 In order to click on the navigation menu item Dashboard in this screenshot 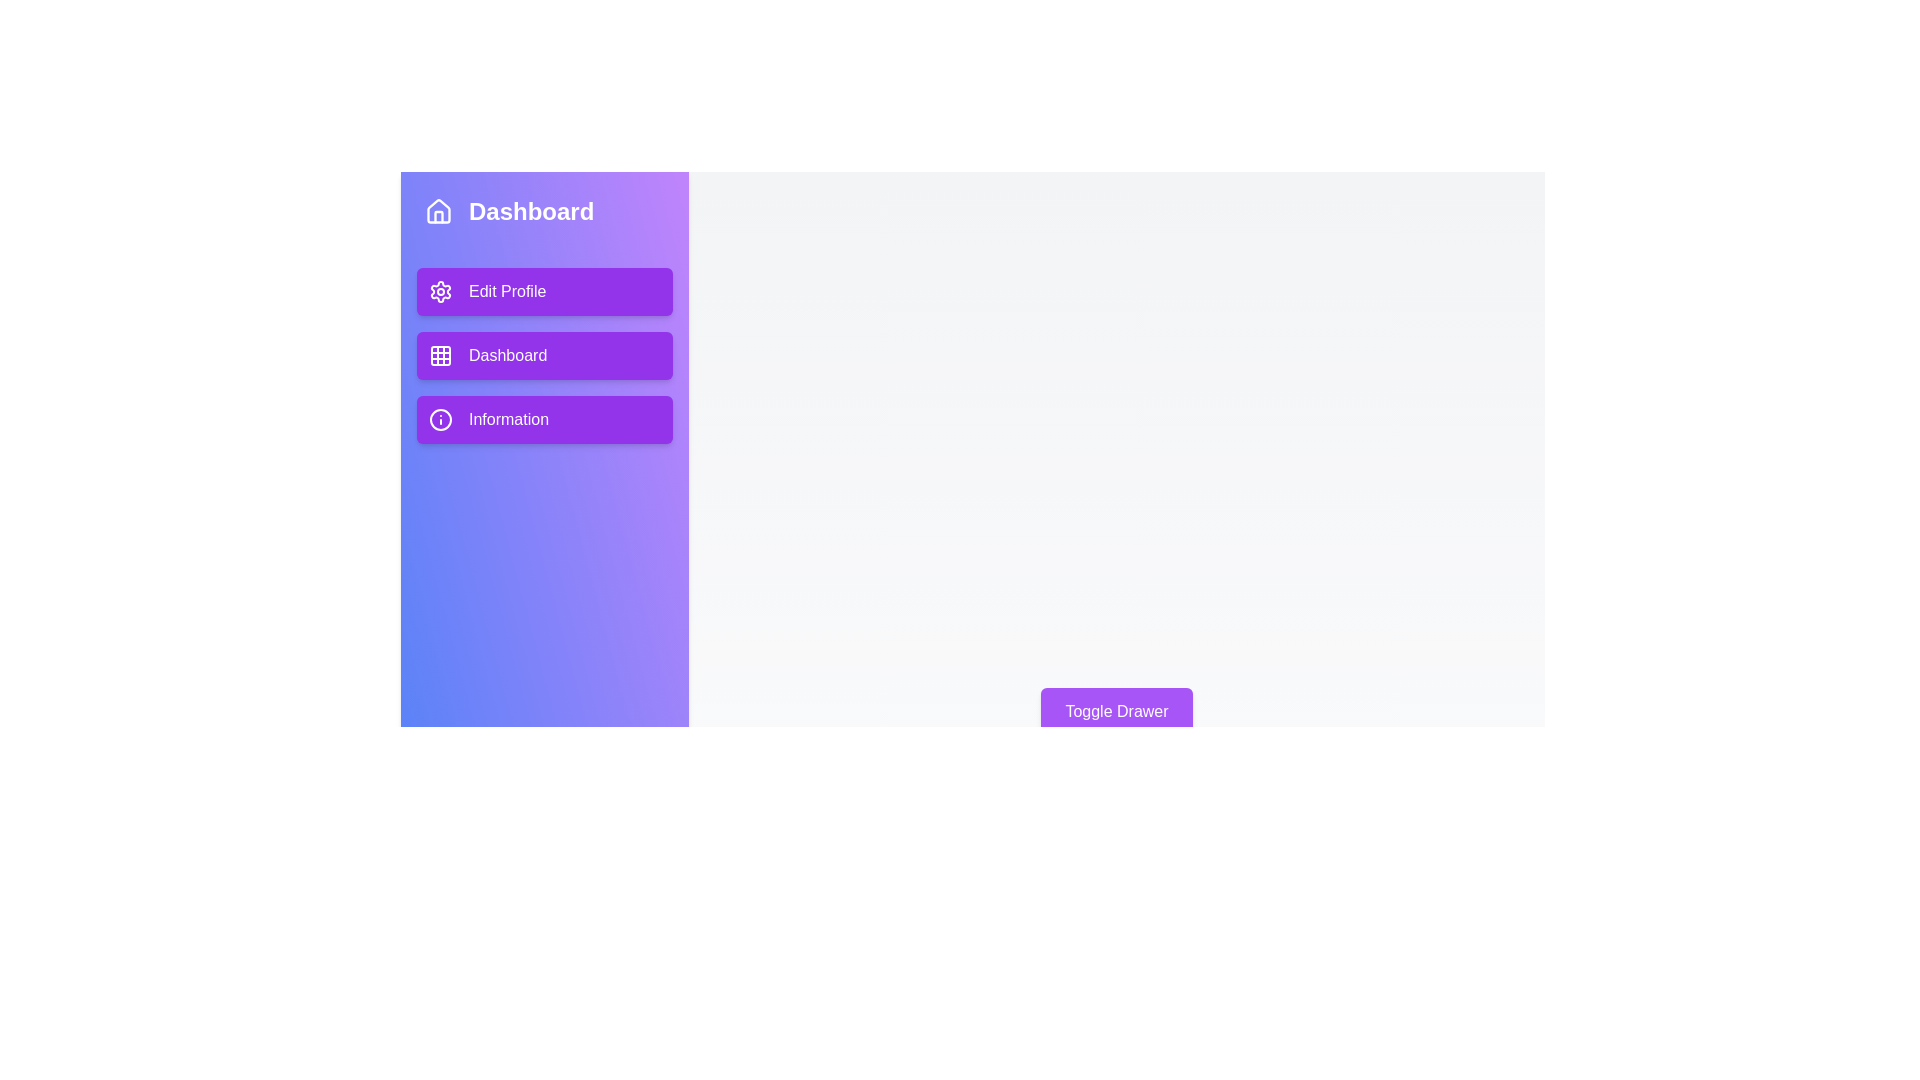, I will do `click(545, 354)`.